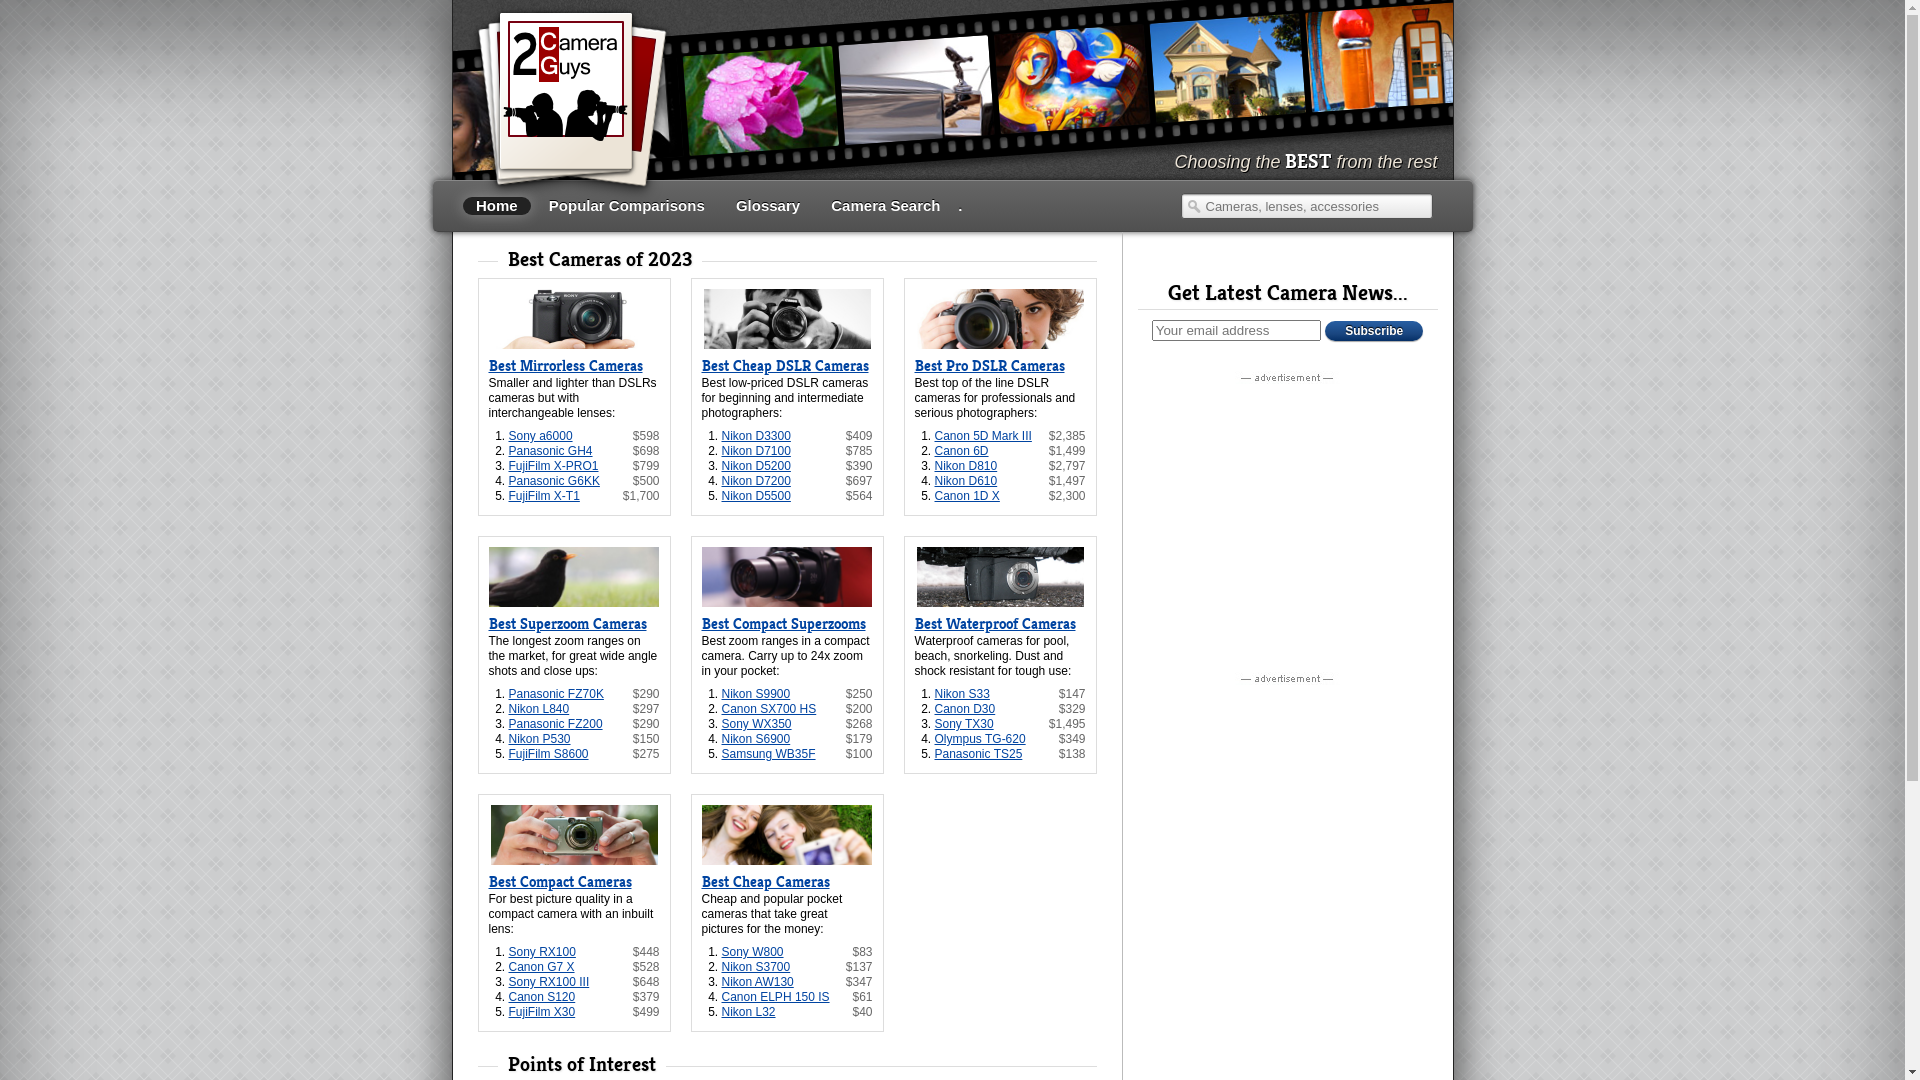  What do you see at coordinates (756, 724) in the screenshot?
I see `'Sony WX350'` at bounding box center [756, 724].